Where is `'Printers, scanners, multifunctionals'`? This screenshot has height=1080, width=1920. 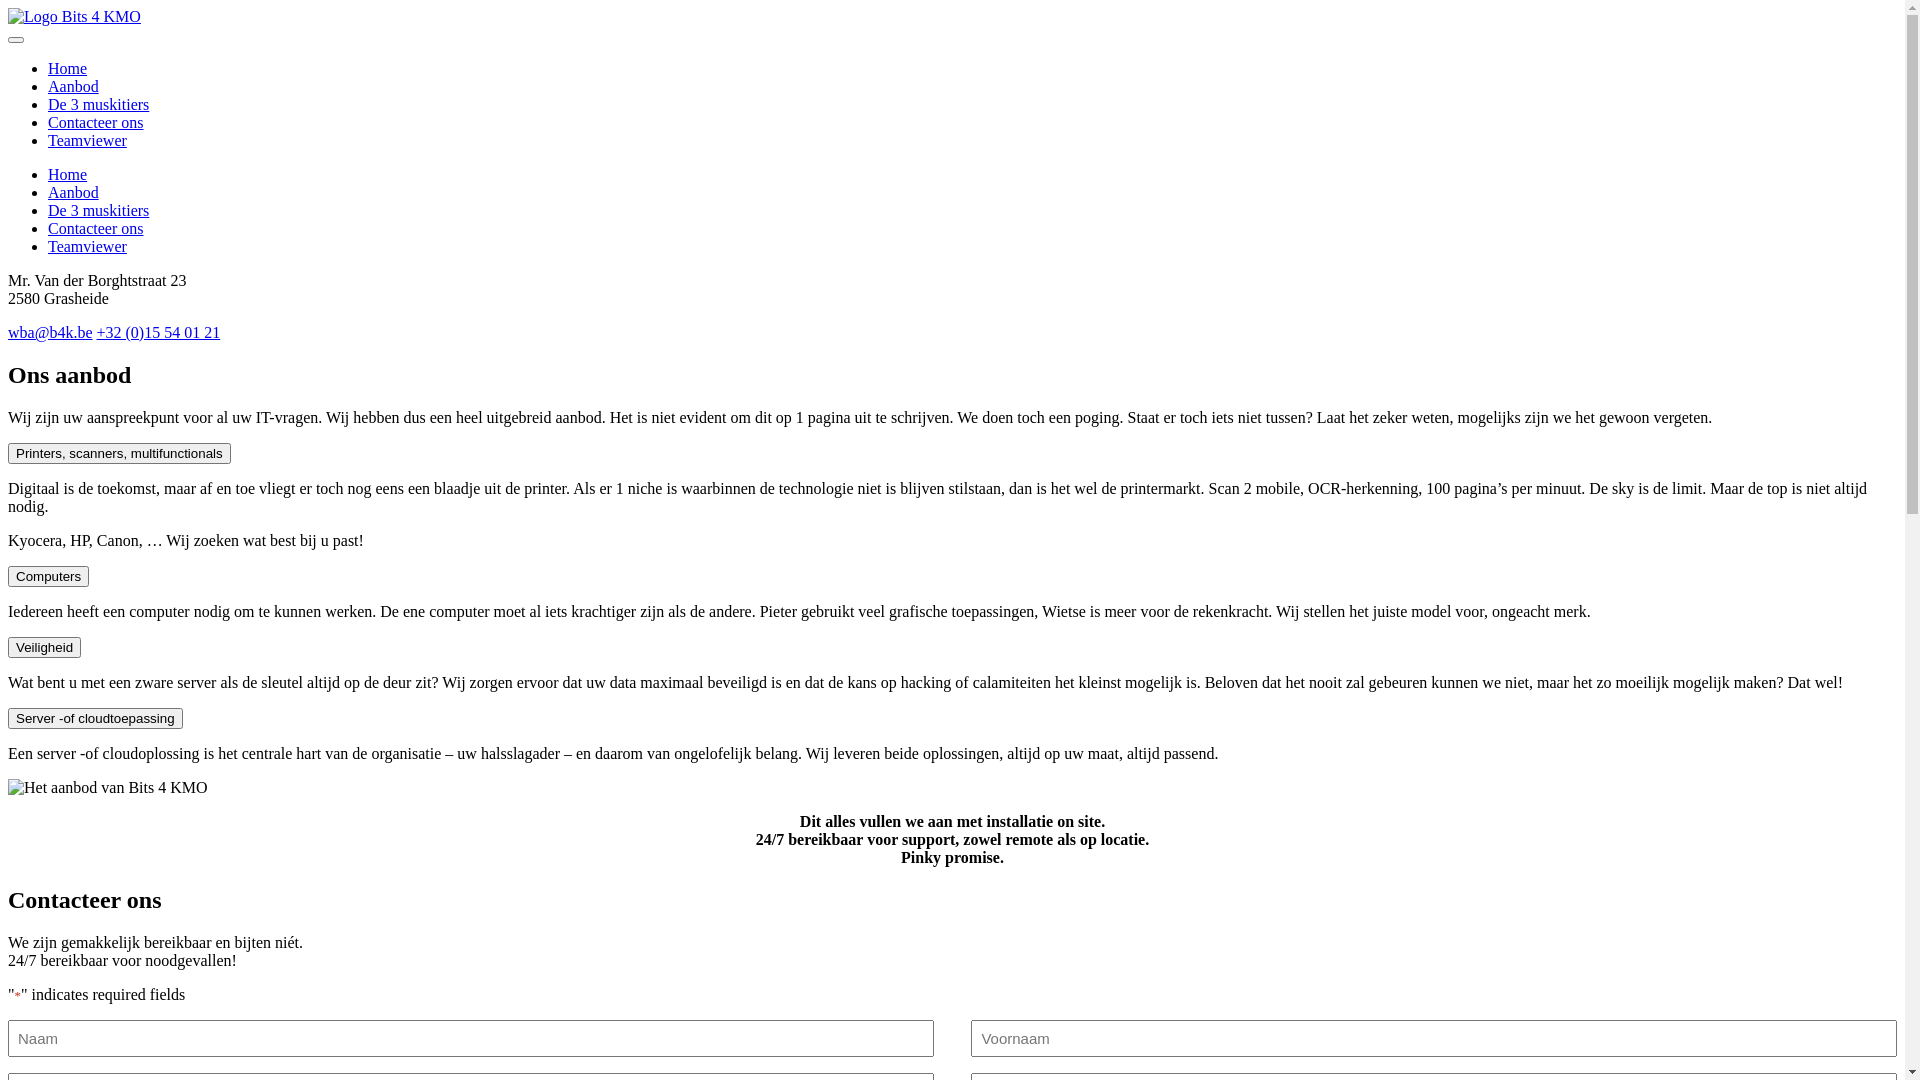 'Printers, scanners, multifunctionals' is located at coordinates (8, 453).